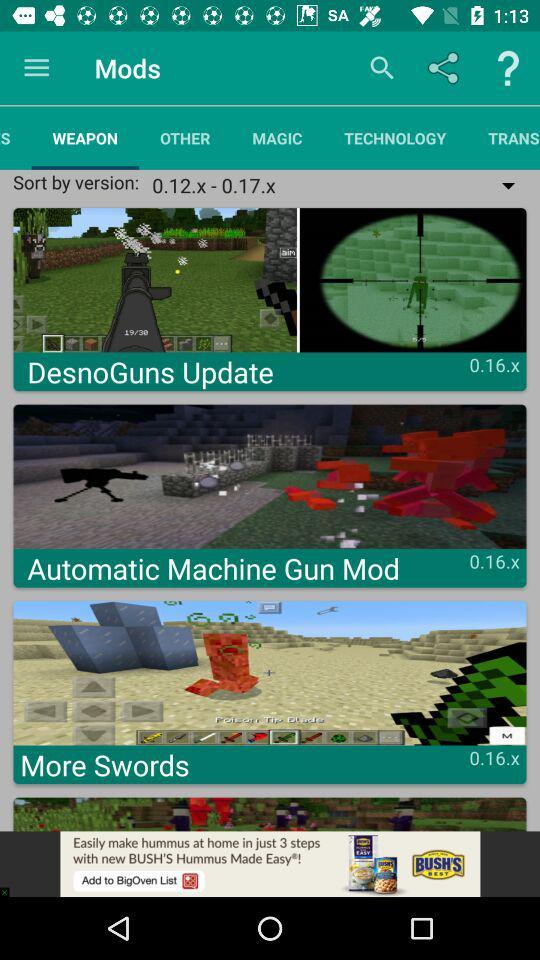 Image resolution: width=540 pixels, height=960 pixels. I want to click on magic item, so click(276, 137).